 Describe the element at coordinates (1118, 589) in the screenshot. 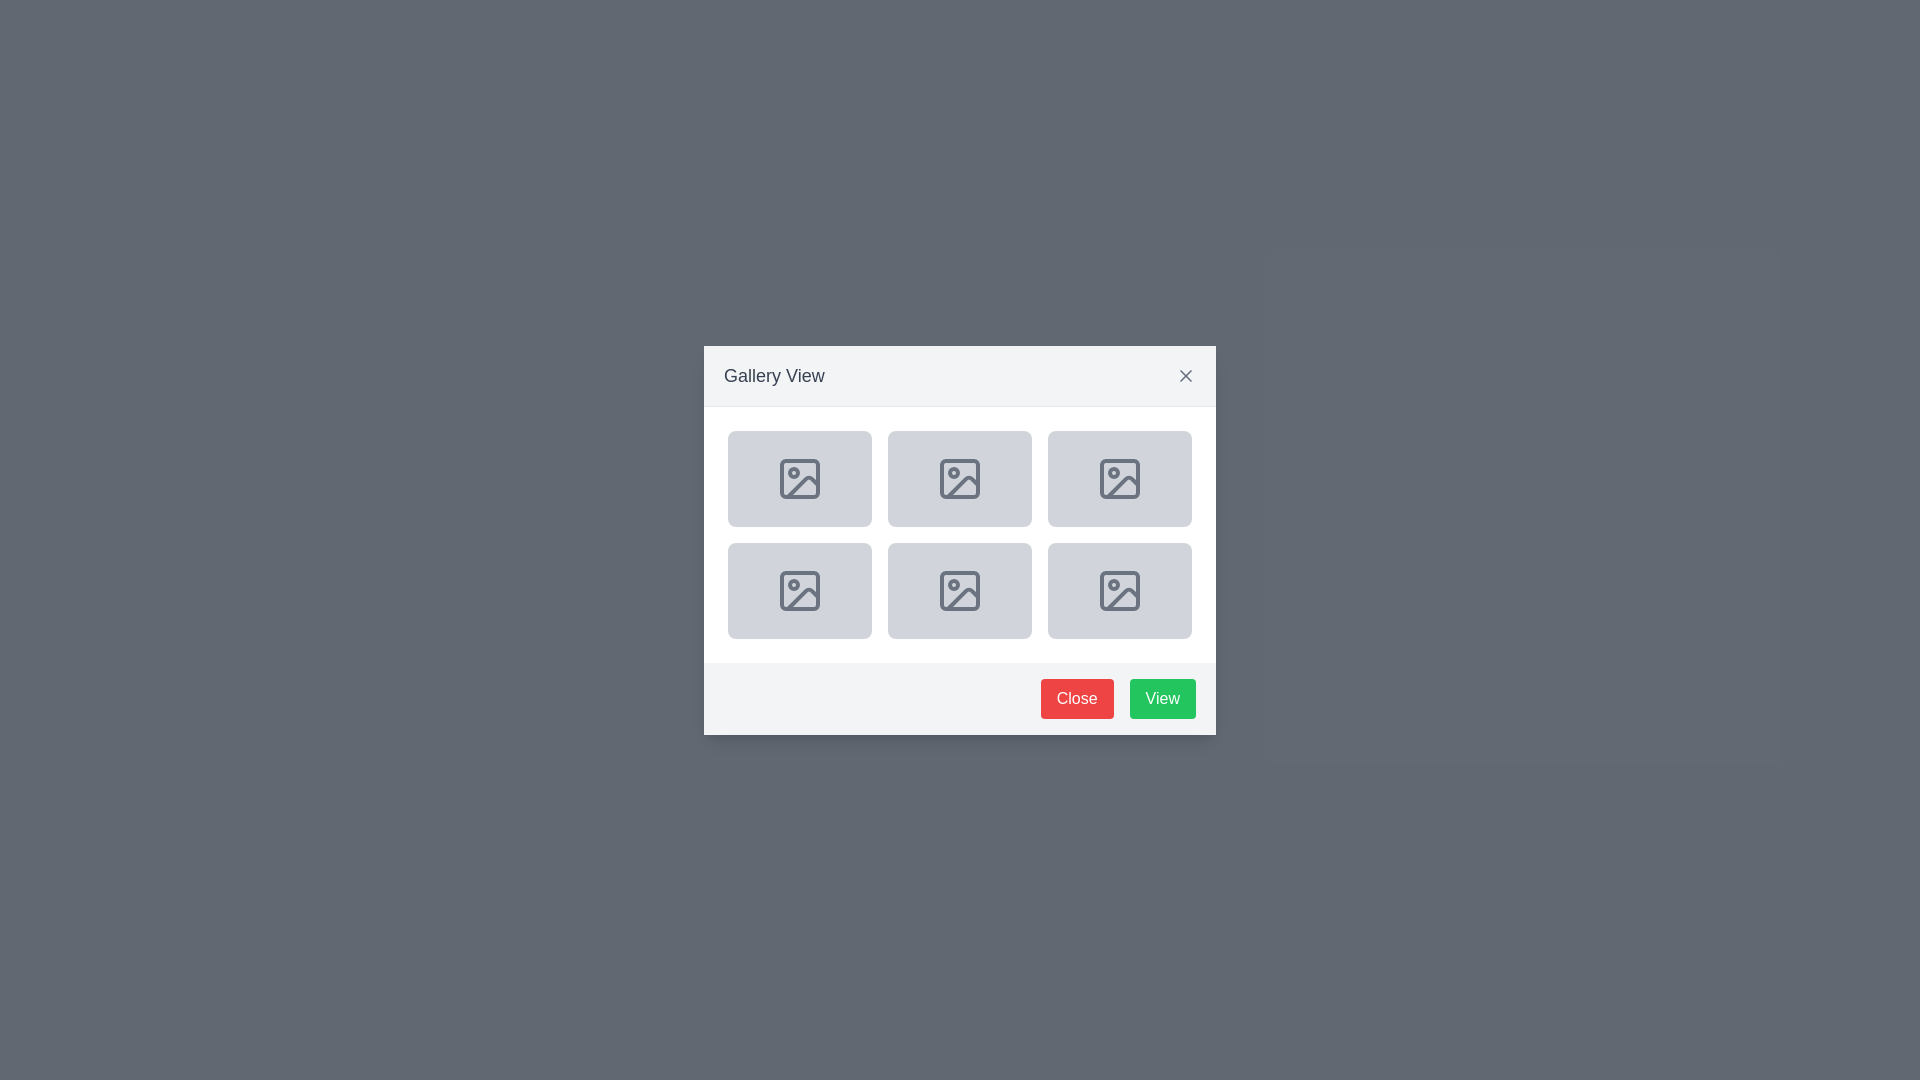

I see `Decorative UI Component that serves as part of an image placeholder, located at the bottom-right corner of the second row in the gallery view grid, specifically the third icon in its row` at that location.